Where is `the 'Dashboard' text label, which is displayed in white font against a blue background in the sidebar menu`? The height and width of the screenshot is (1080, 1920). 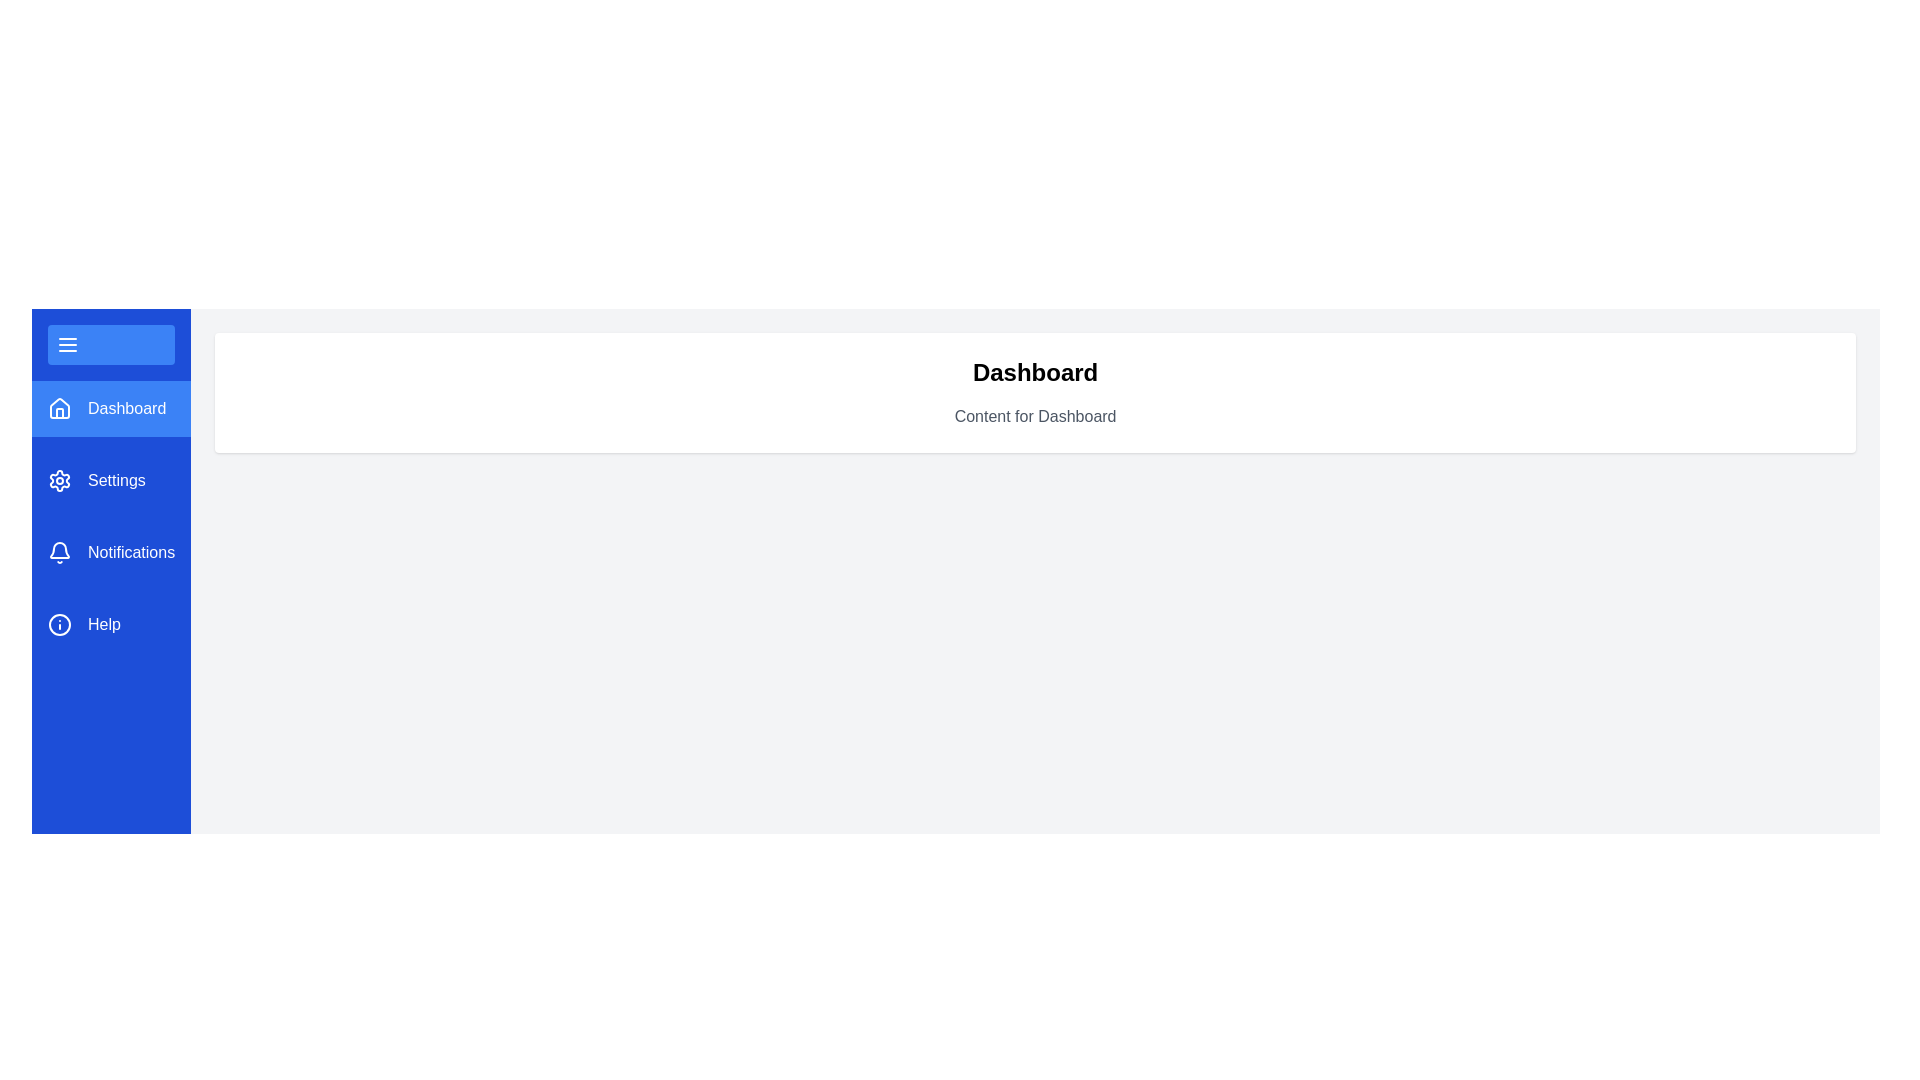 the 'Dashboard' text label, which is displayed in white font against a blue background in the sidebar menu is located at coordinates (126, 407).